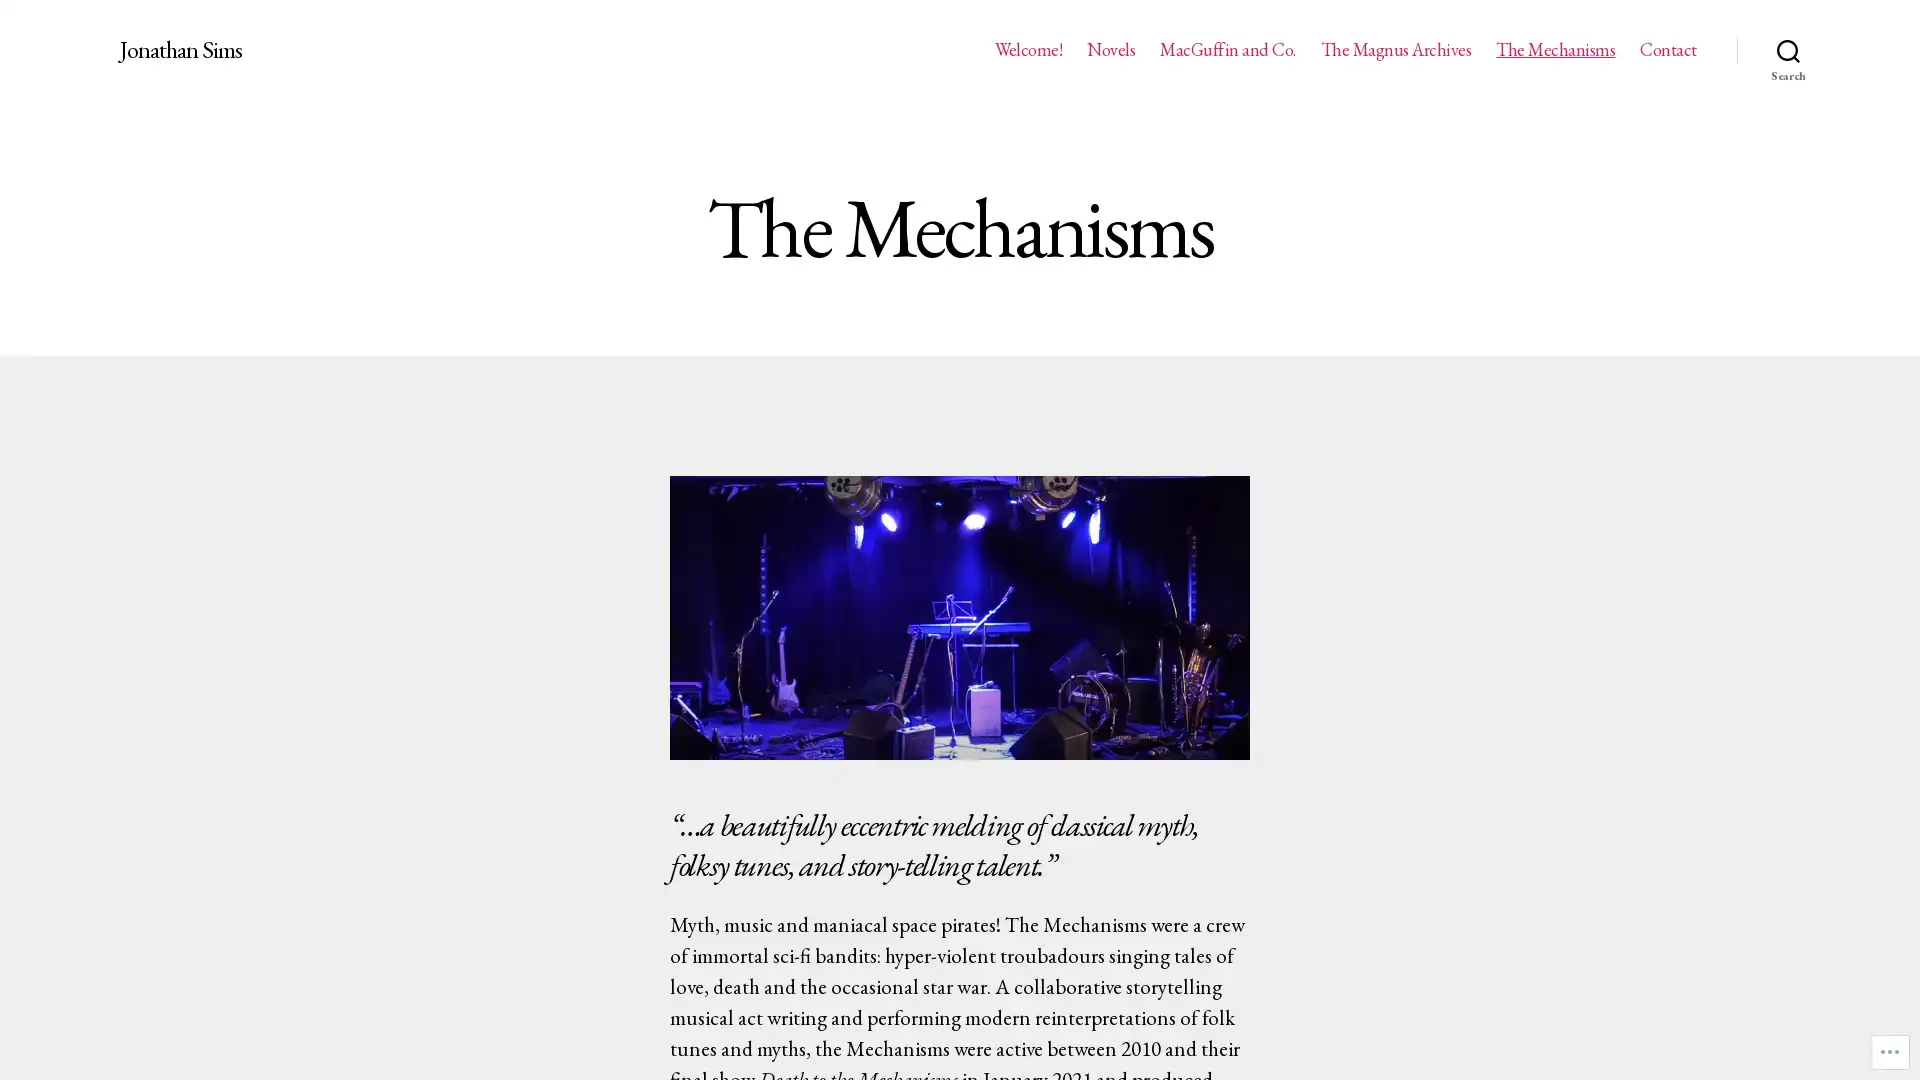  I want to click on Search, so click(1788, 49).